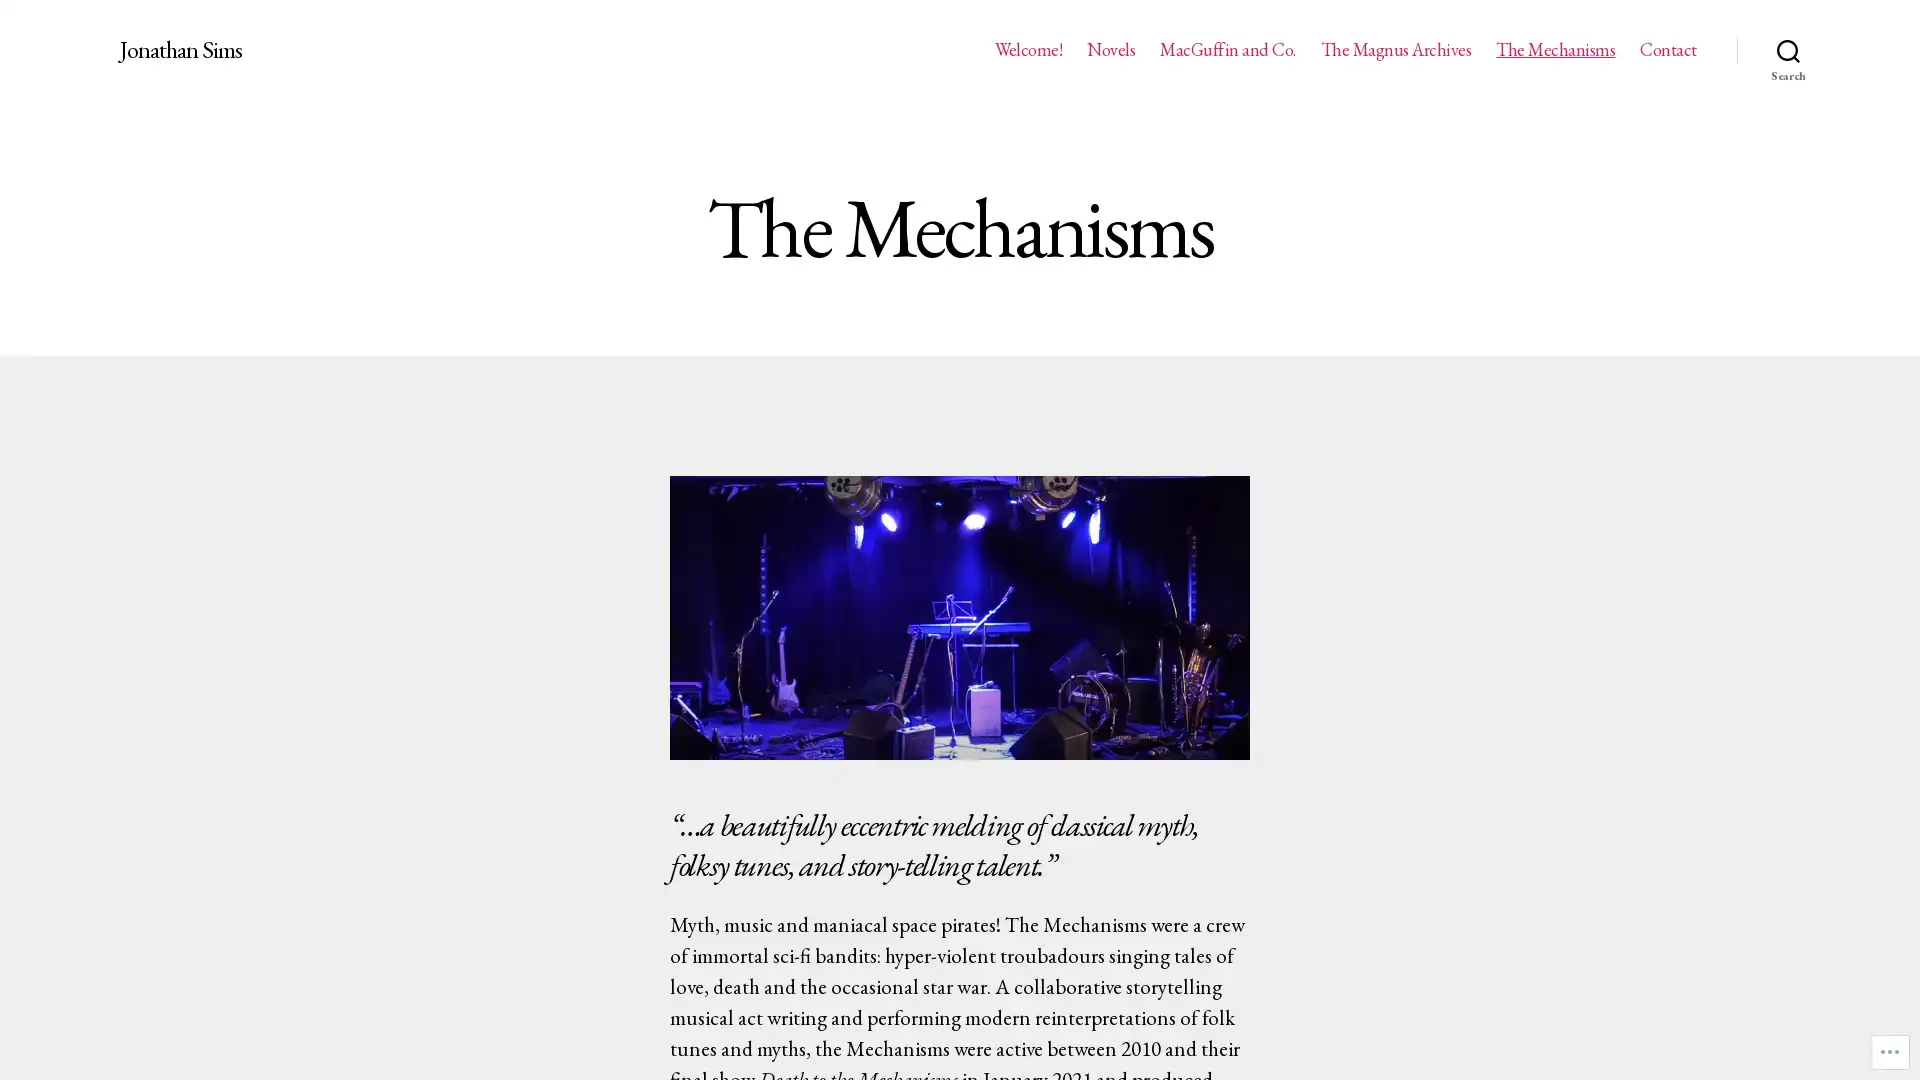  I want to click on Search, so click(1788, 49).